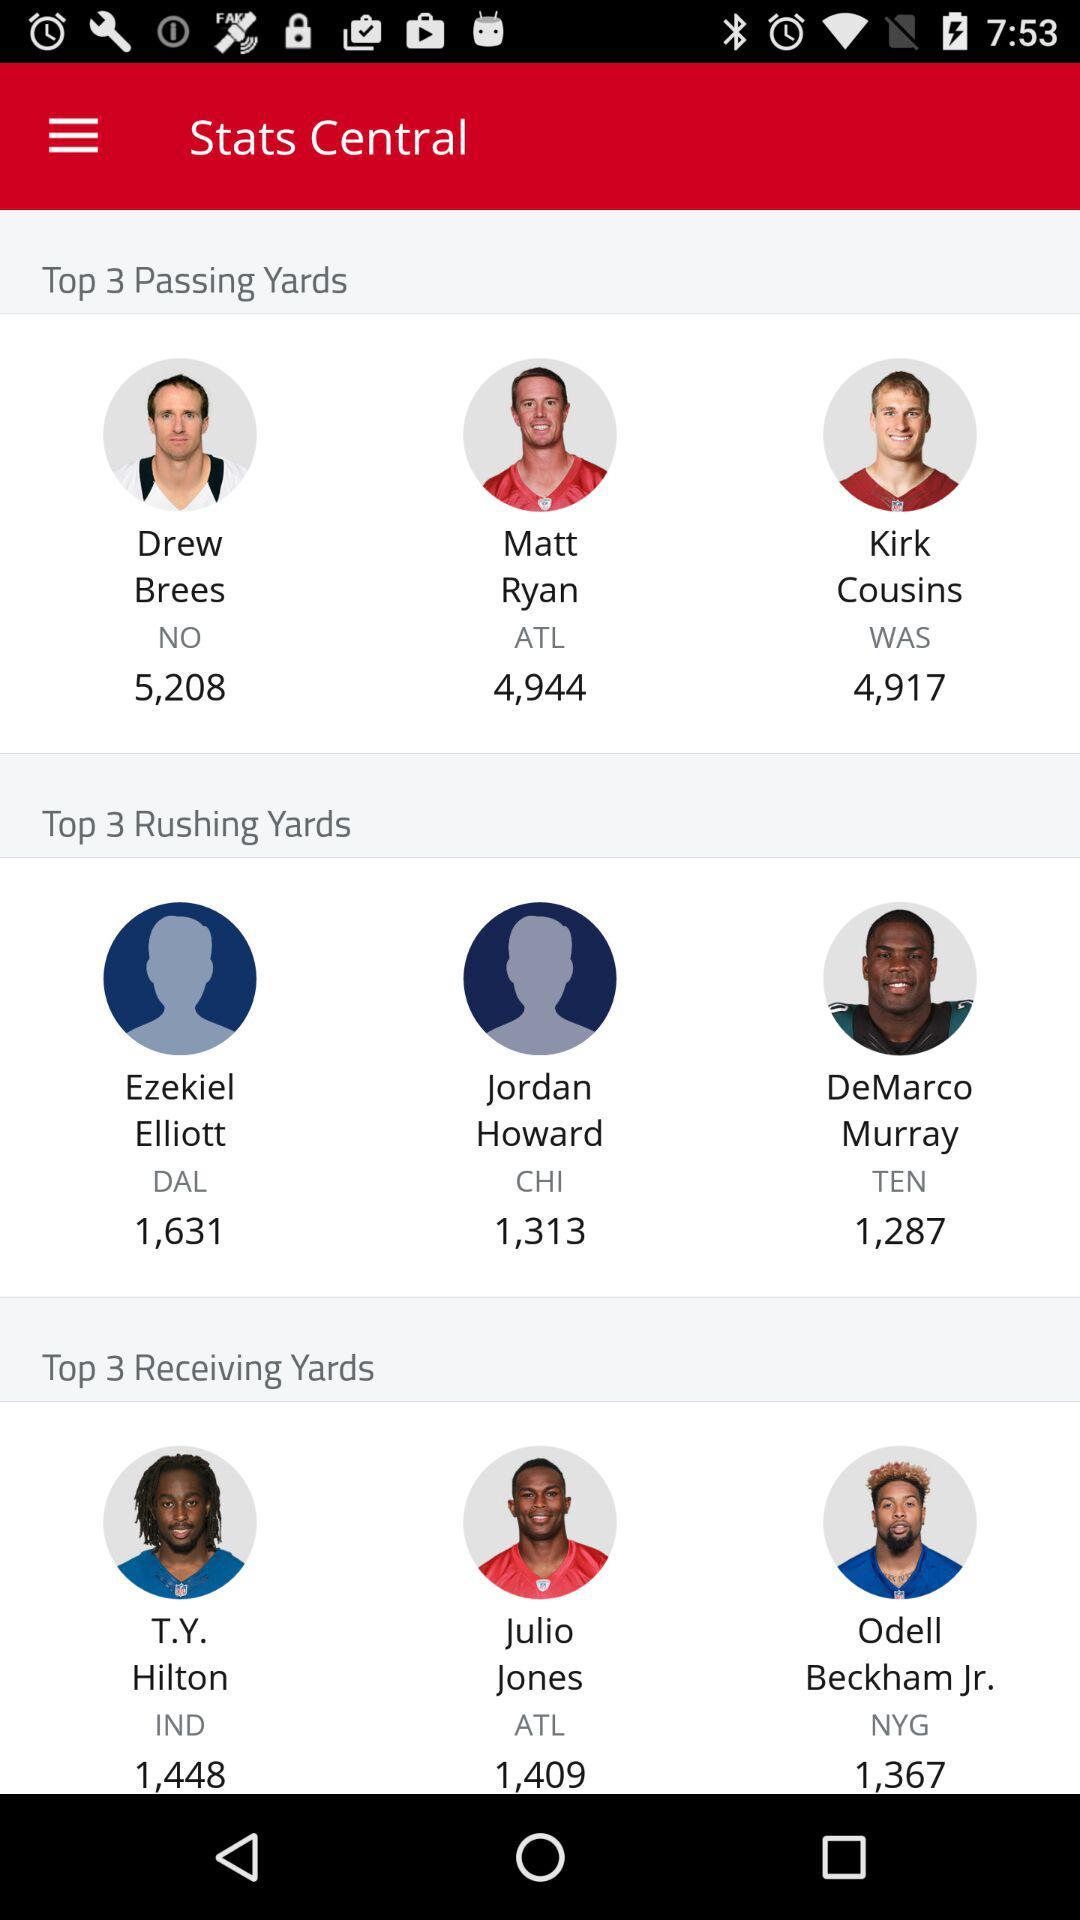  I want to click on player, so click(898, 434).